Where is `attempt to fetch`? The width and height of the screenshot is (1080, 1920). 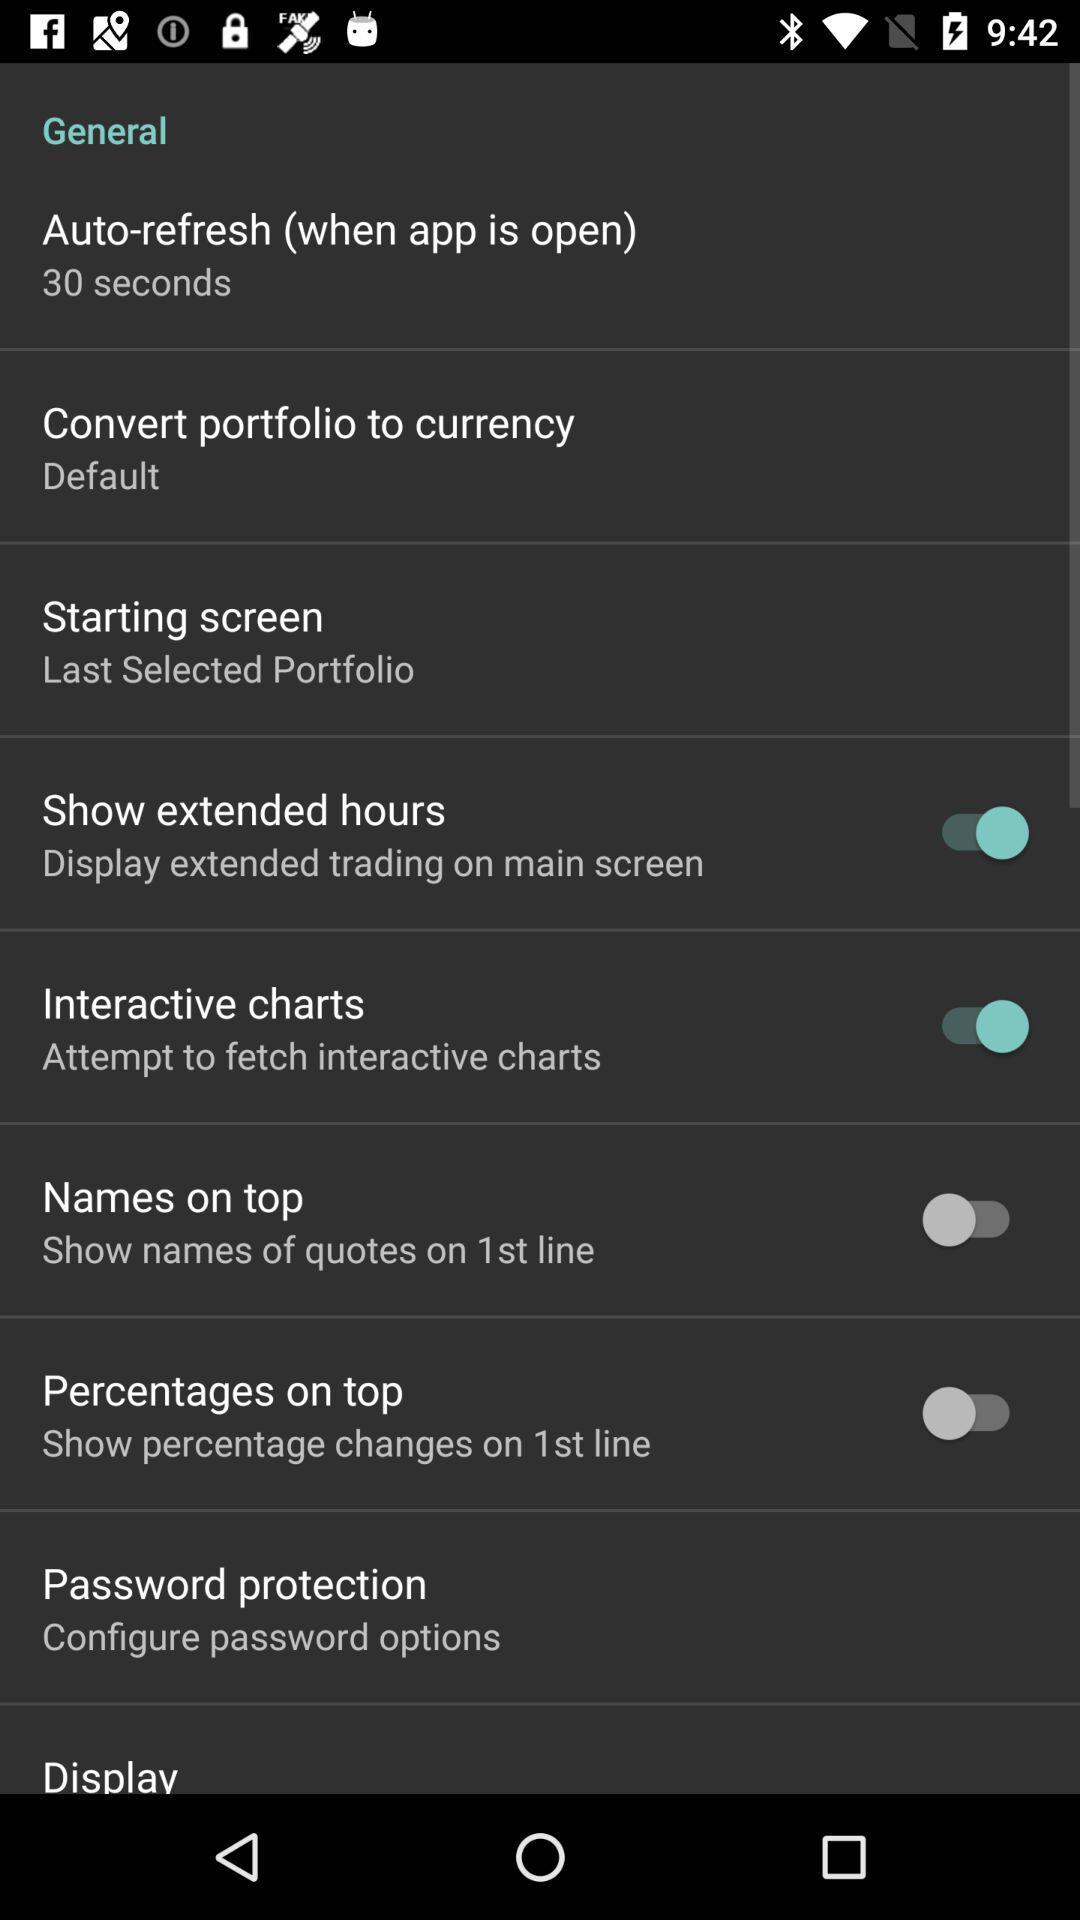 attempt to fetch is located at coordinates (320, 1054).